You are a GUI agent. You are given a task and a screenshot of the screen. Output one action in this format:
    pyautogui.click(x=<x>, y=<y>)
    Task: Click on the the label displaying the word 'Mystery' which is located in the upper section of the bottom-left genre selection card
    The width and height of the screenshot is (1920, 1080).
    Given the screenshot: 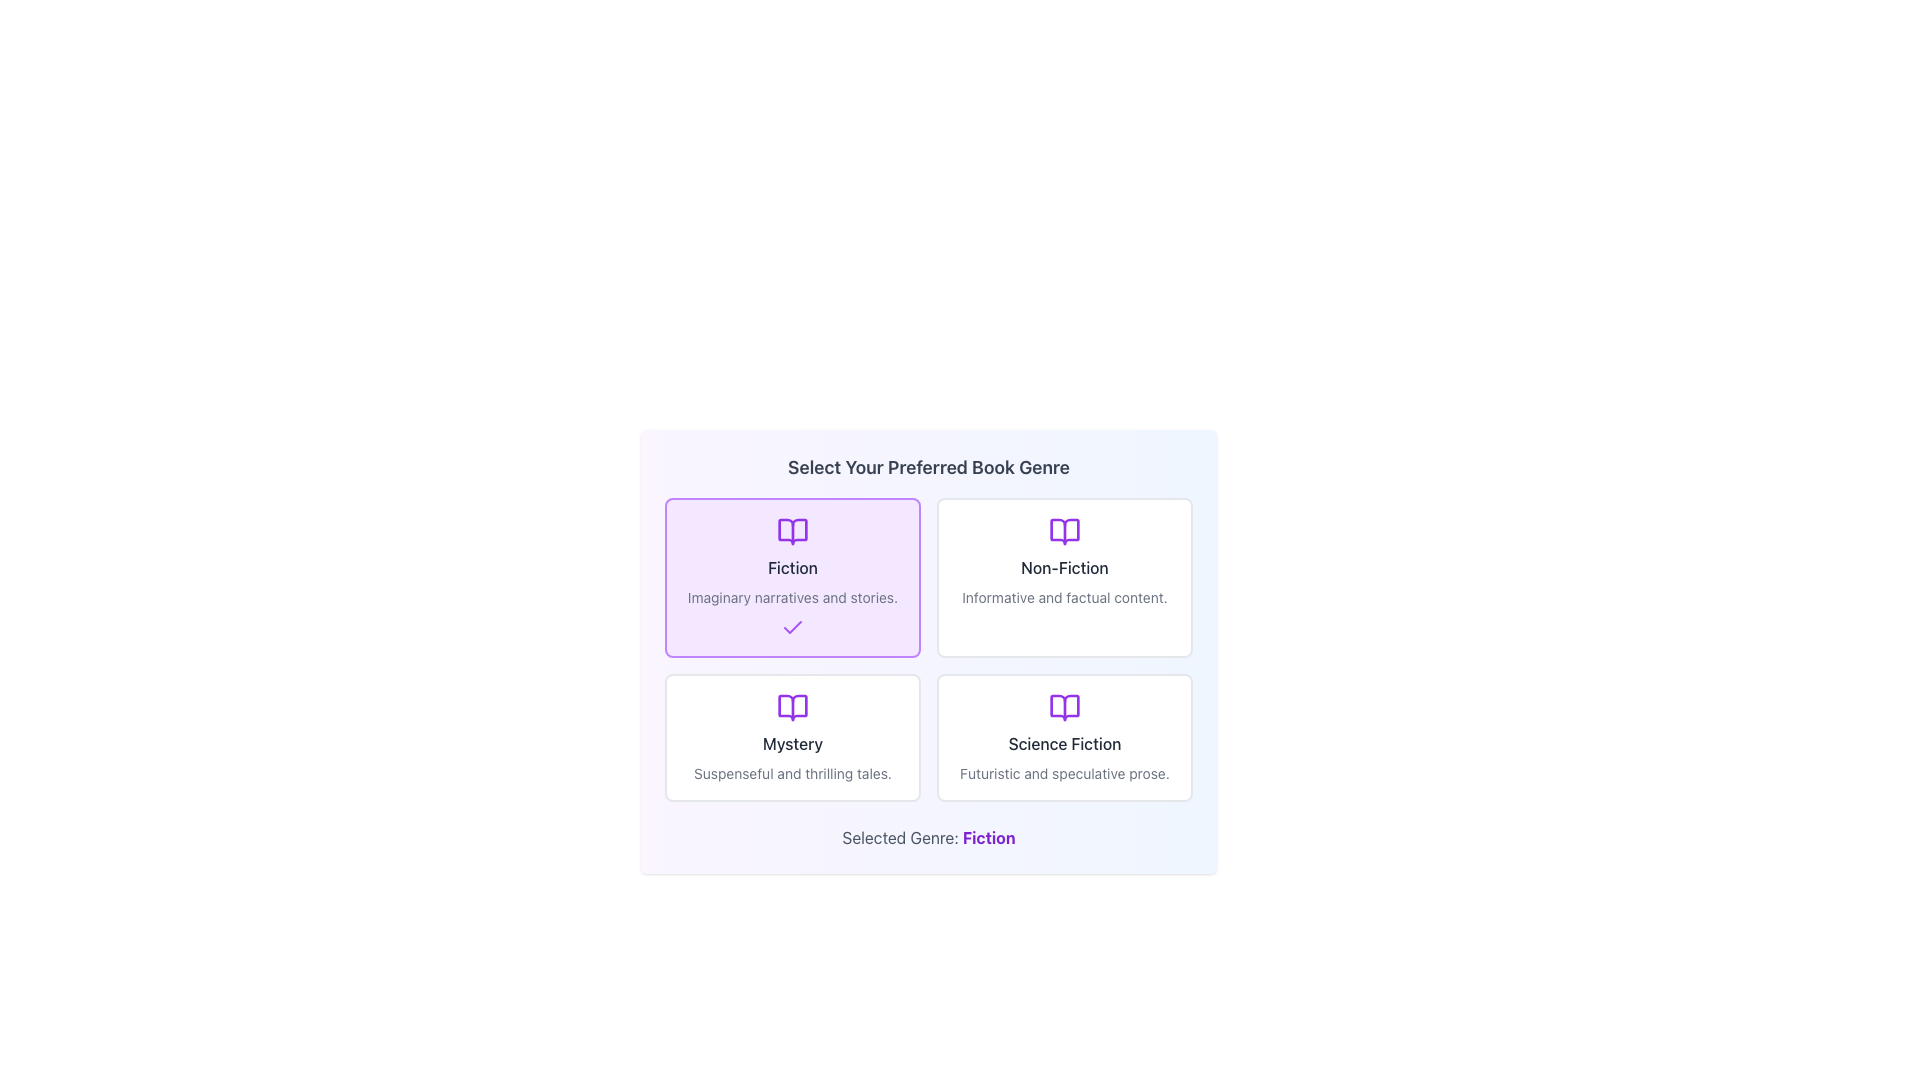 What is the action you would take?
    pyautogui.click(x=791, y=744)
    